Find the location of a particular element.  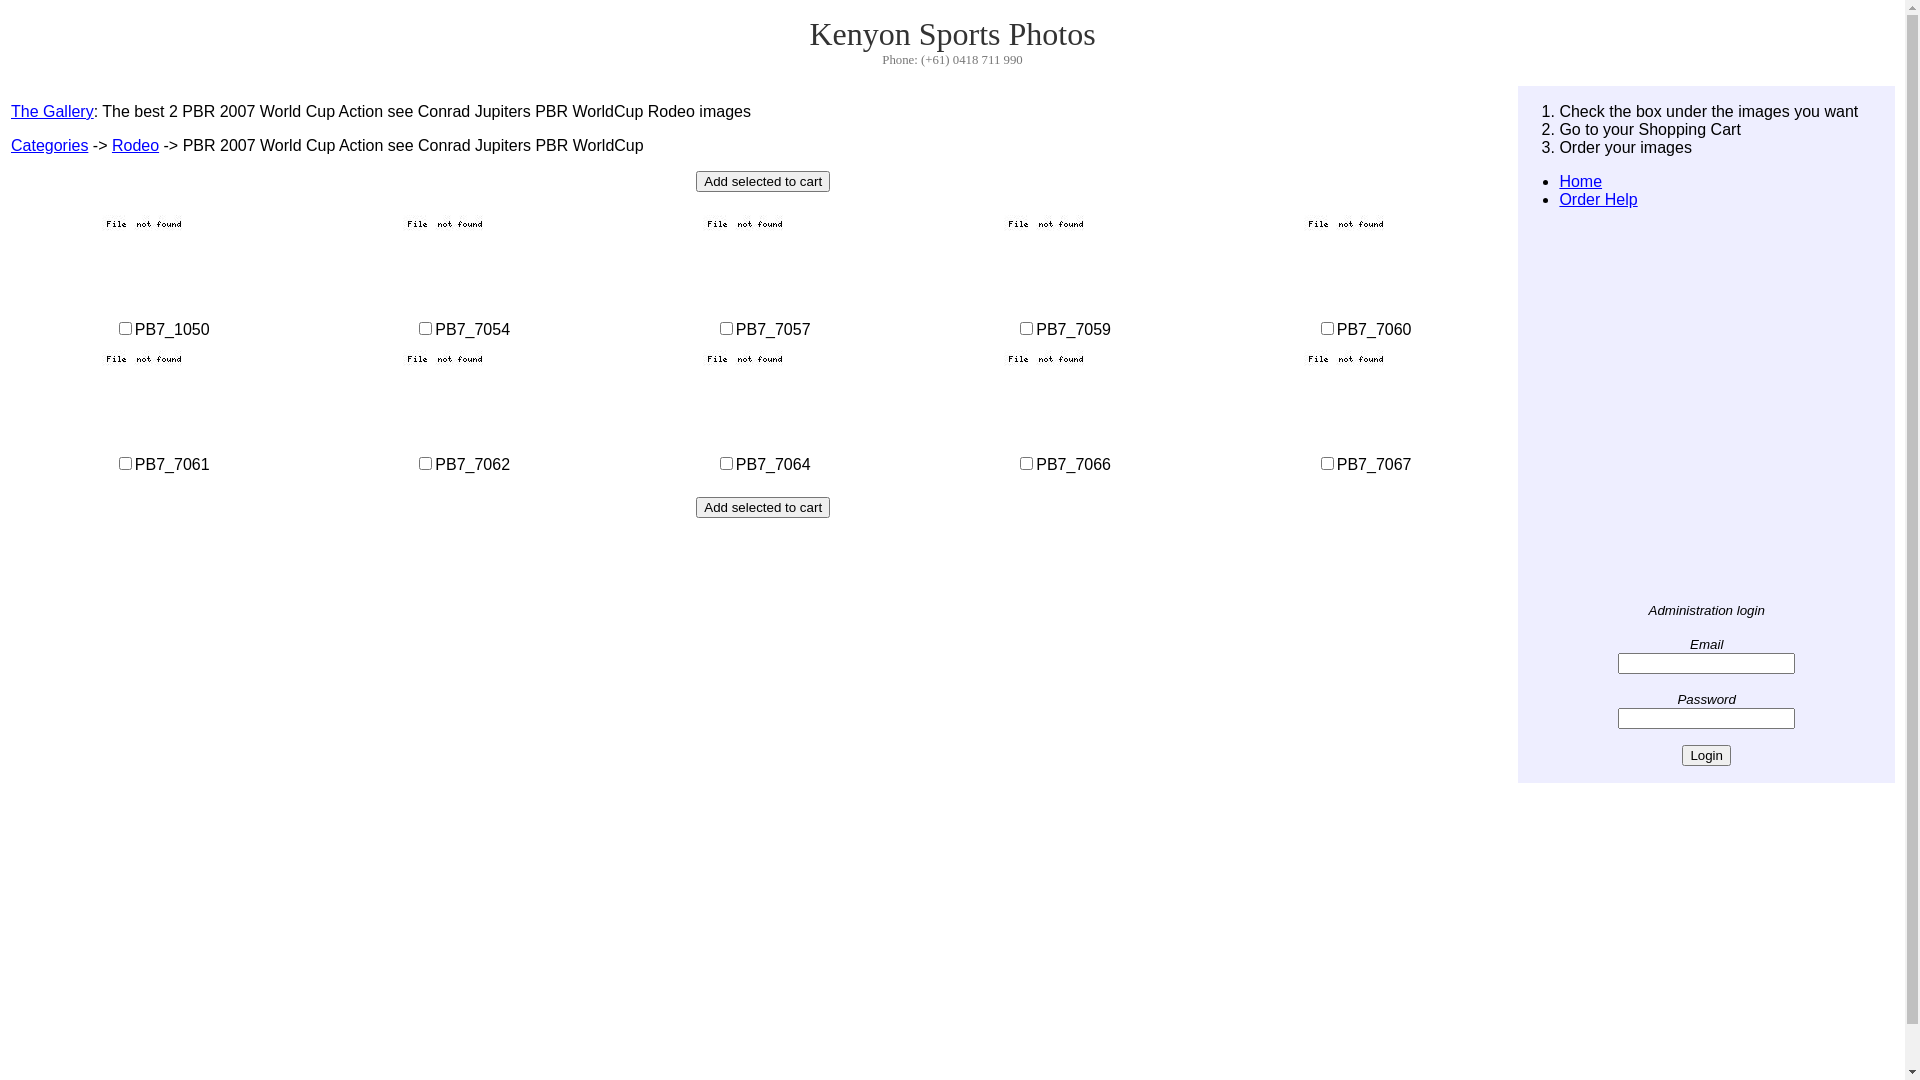

'The Gallery' is located at coordinates (52, 111).